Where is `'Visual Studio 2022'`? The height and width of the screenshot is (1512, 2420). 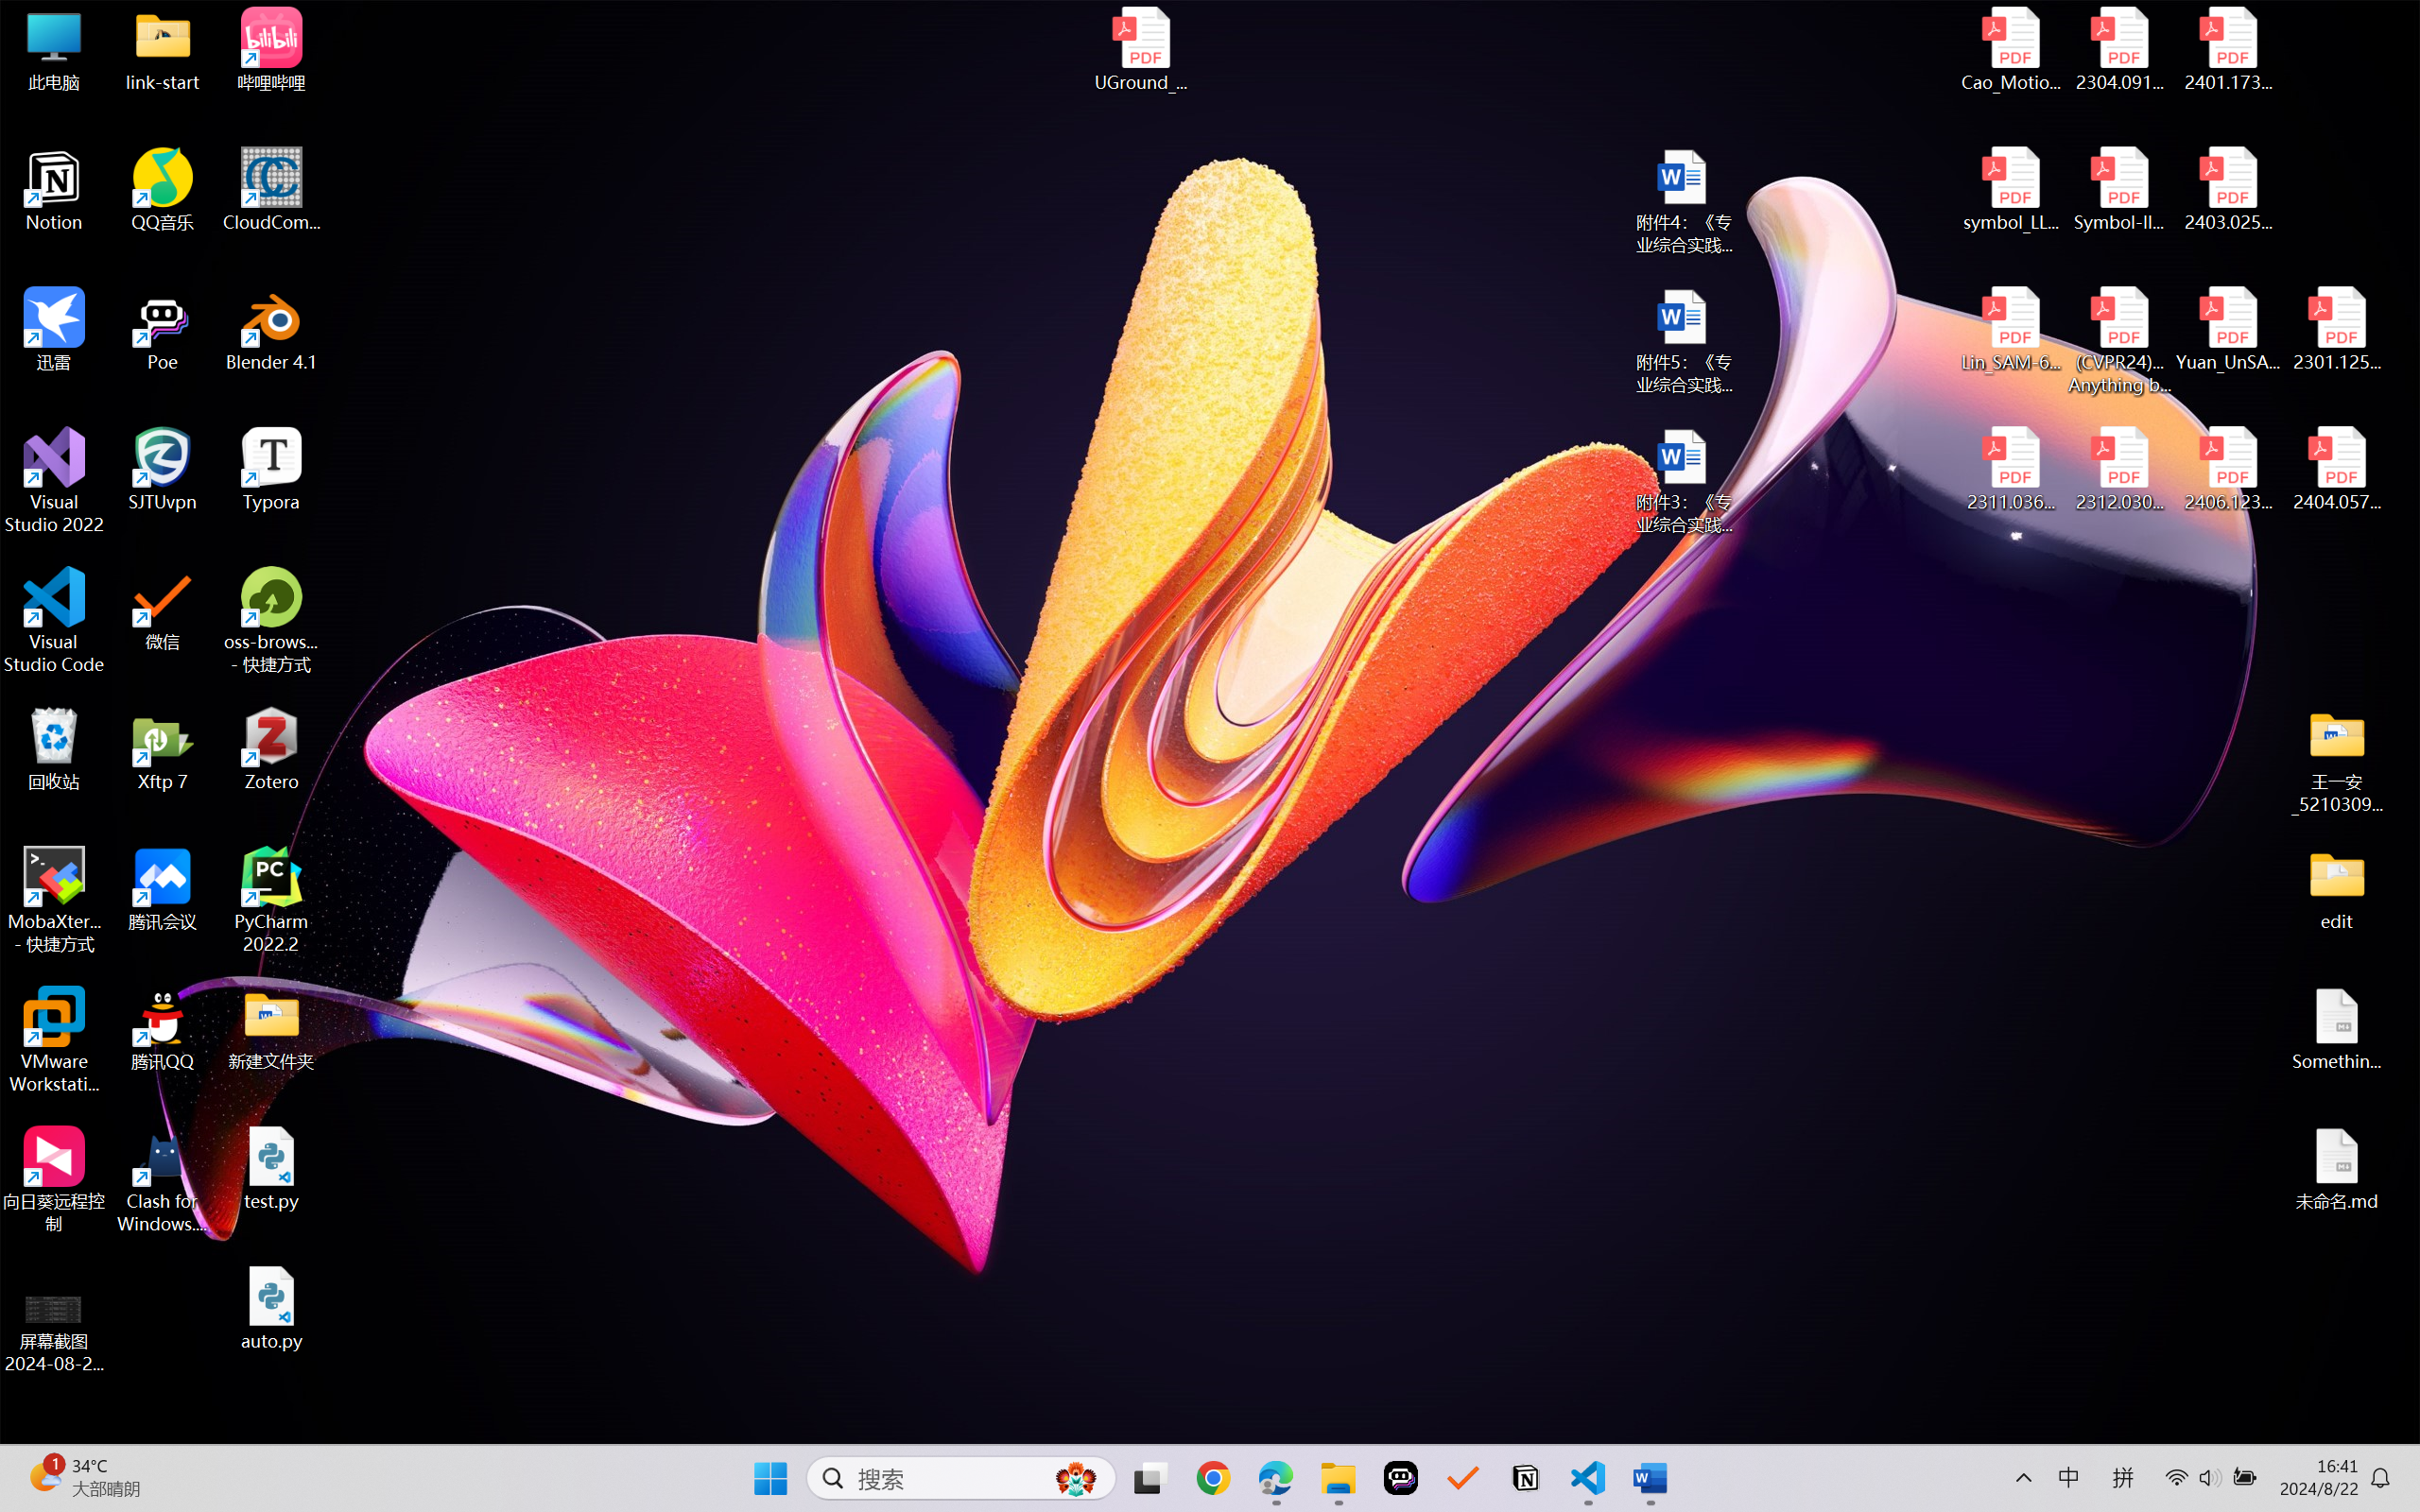 'Visual Studio 2022' is located at coordinates (53, 481).